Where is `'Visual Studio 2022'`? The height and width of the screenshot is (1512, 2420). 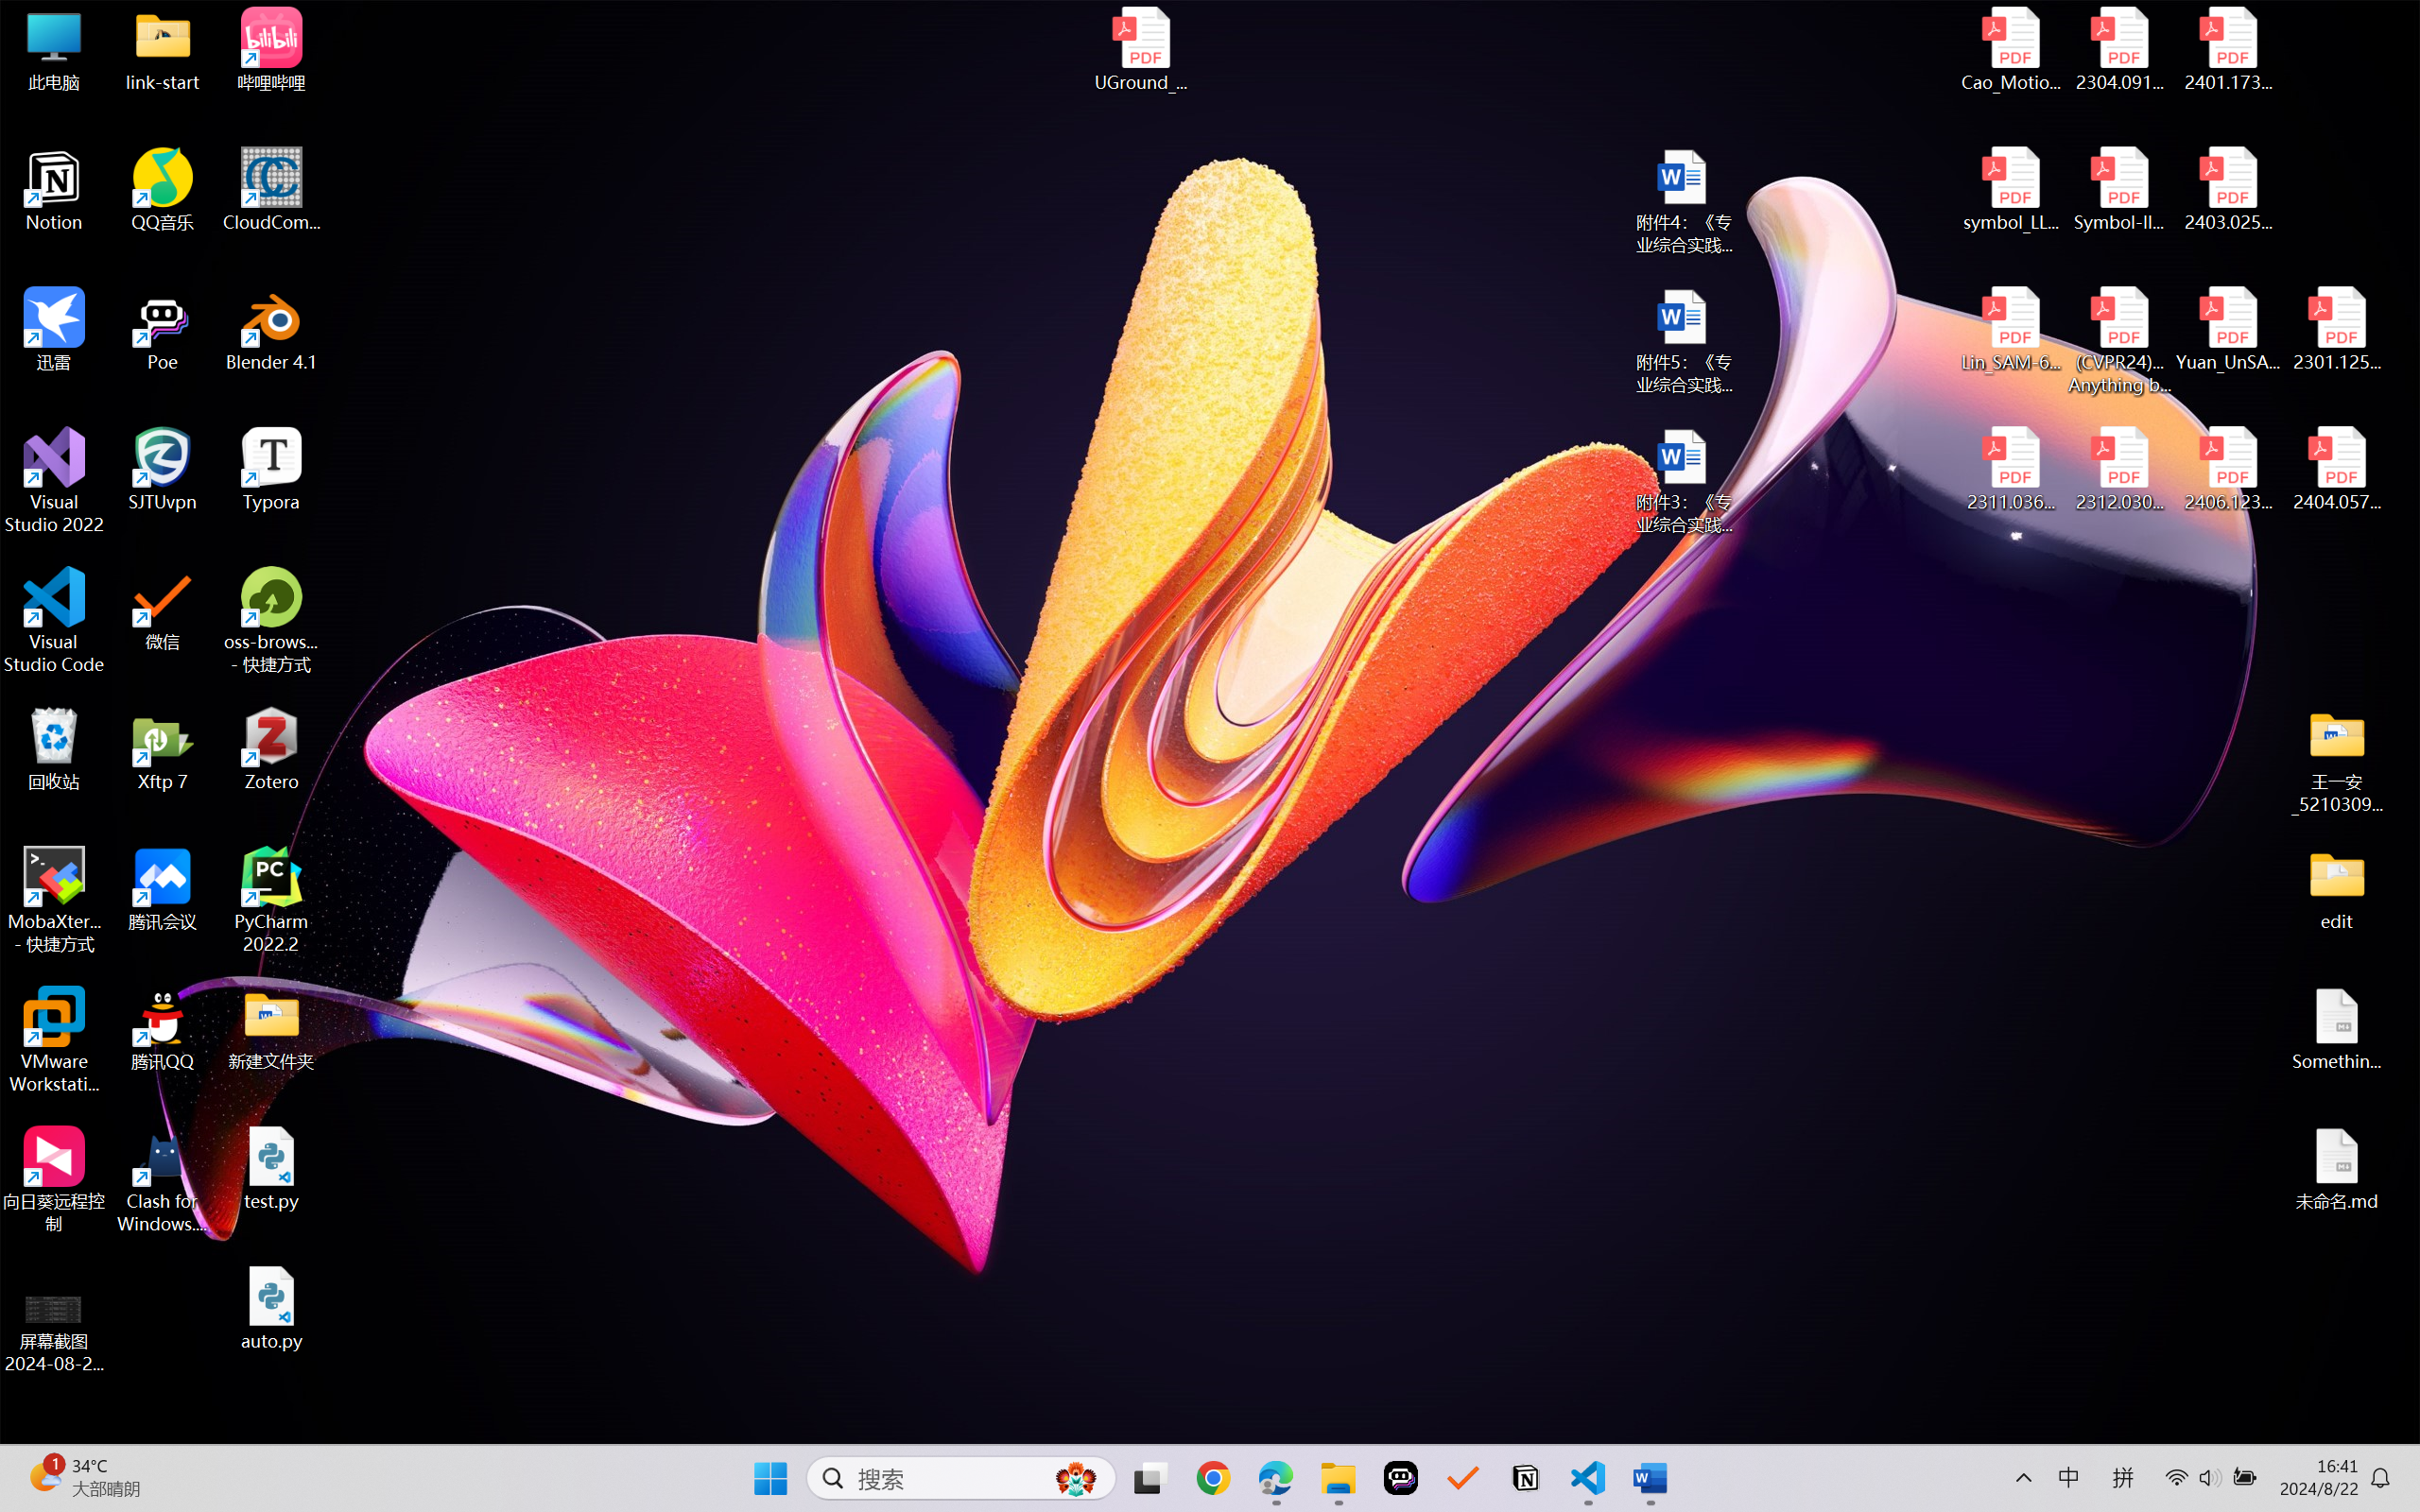 'Visual Studio 2022' is located at coordinates (53, 481).